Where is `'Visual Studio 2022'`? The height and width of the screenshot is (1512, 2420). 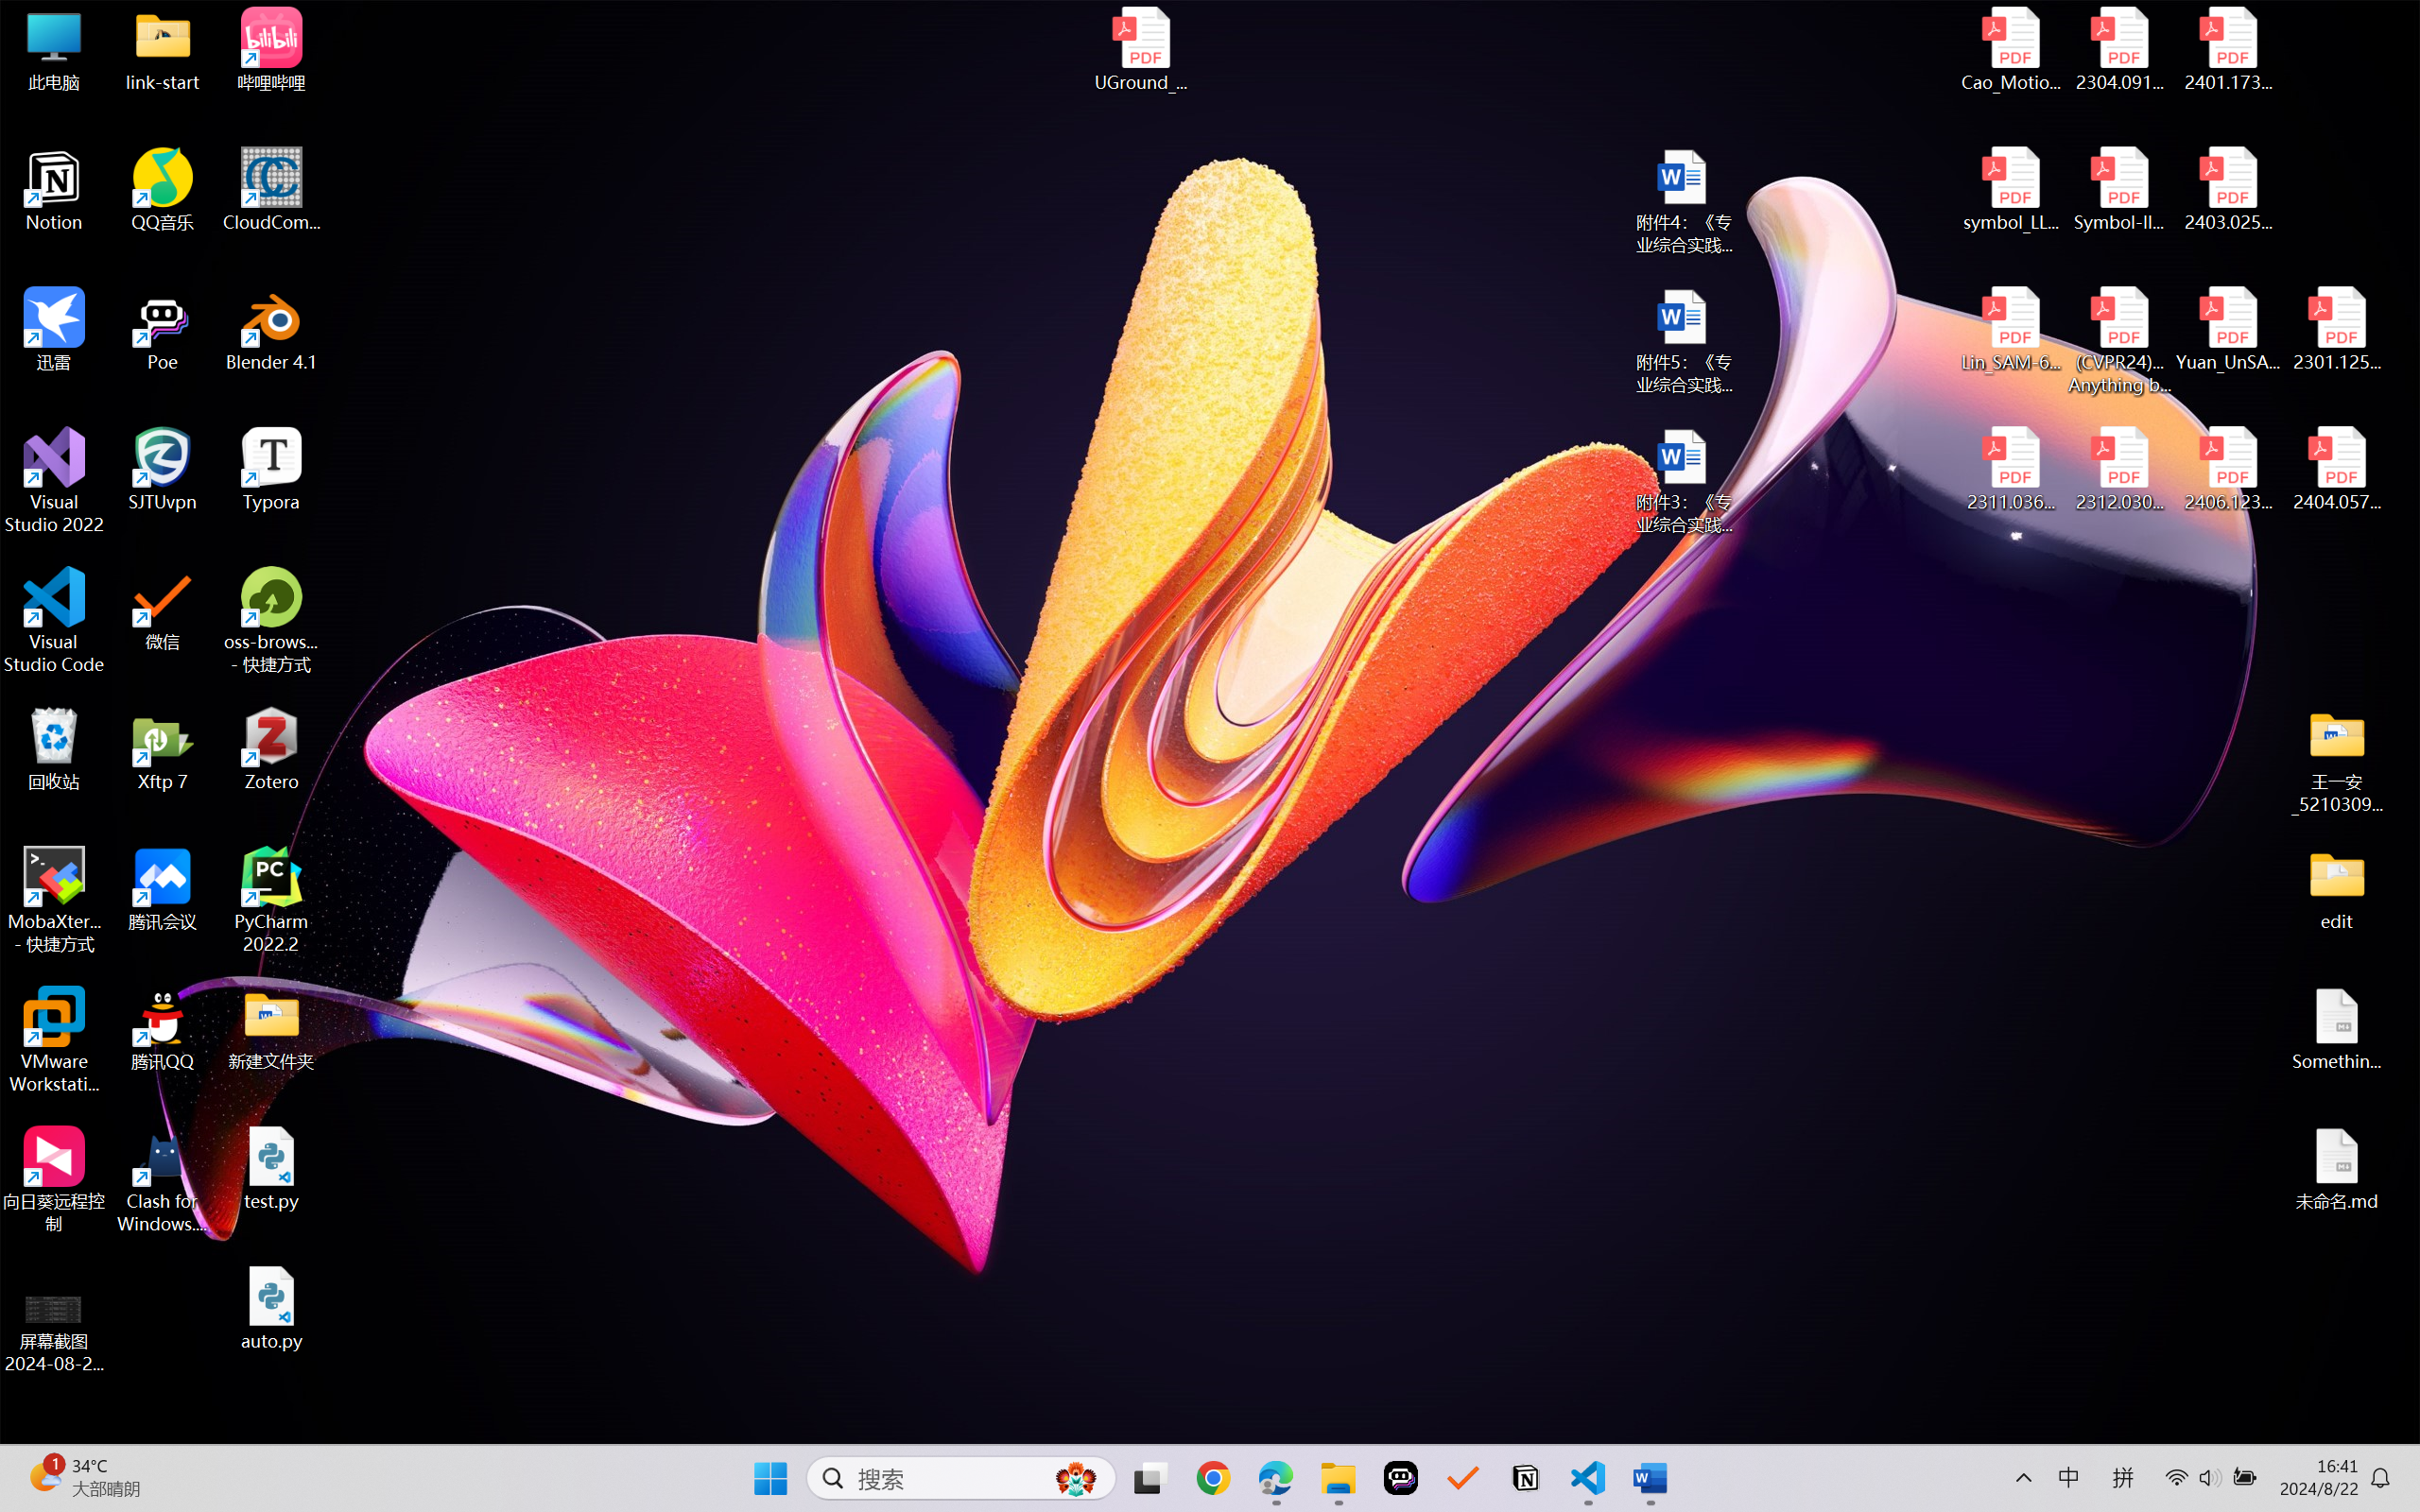 'Visual Studio 2022' is located at coordinates (53, 481).